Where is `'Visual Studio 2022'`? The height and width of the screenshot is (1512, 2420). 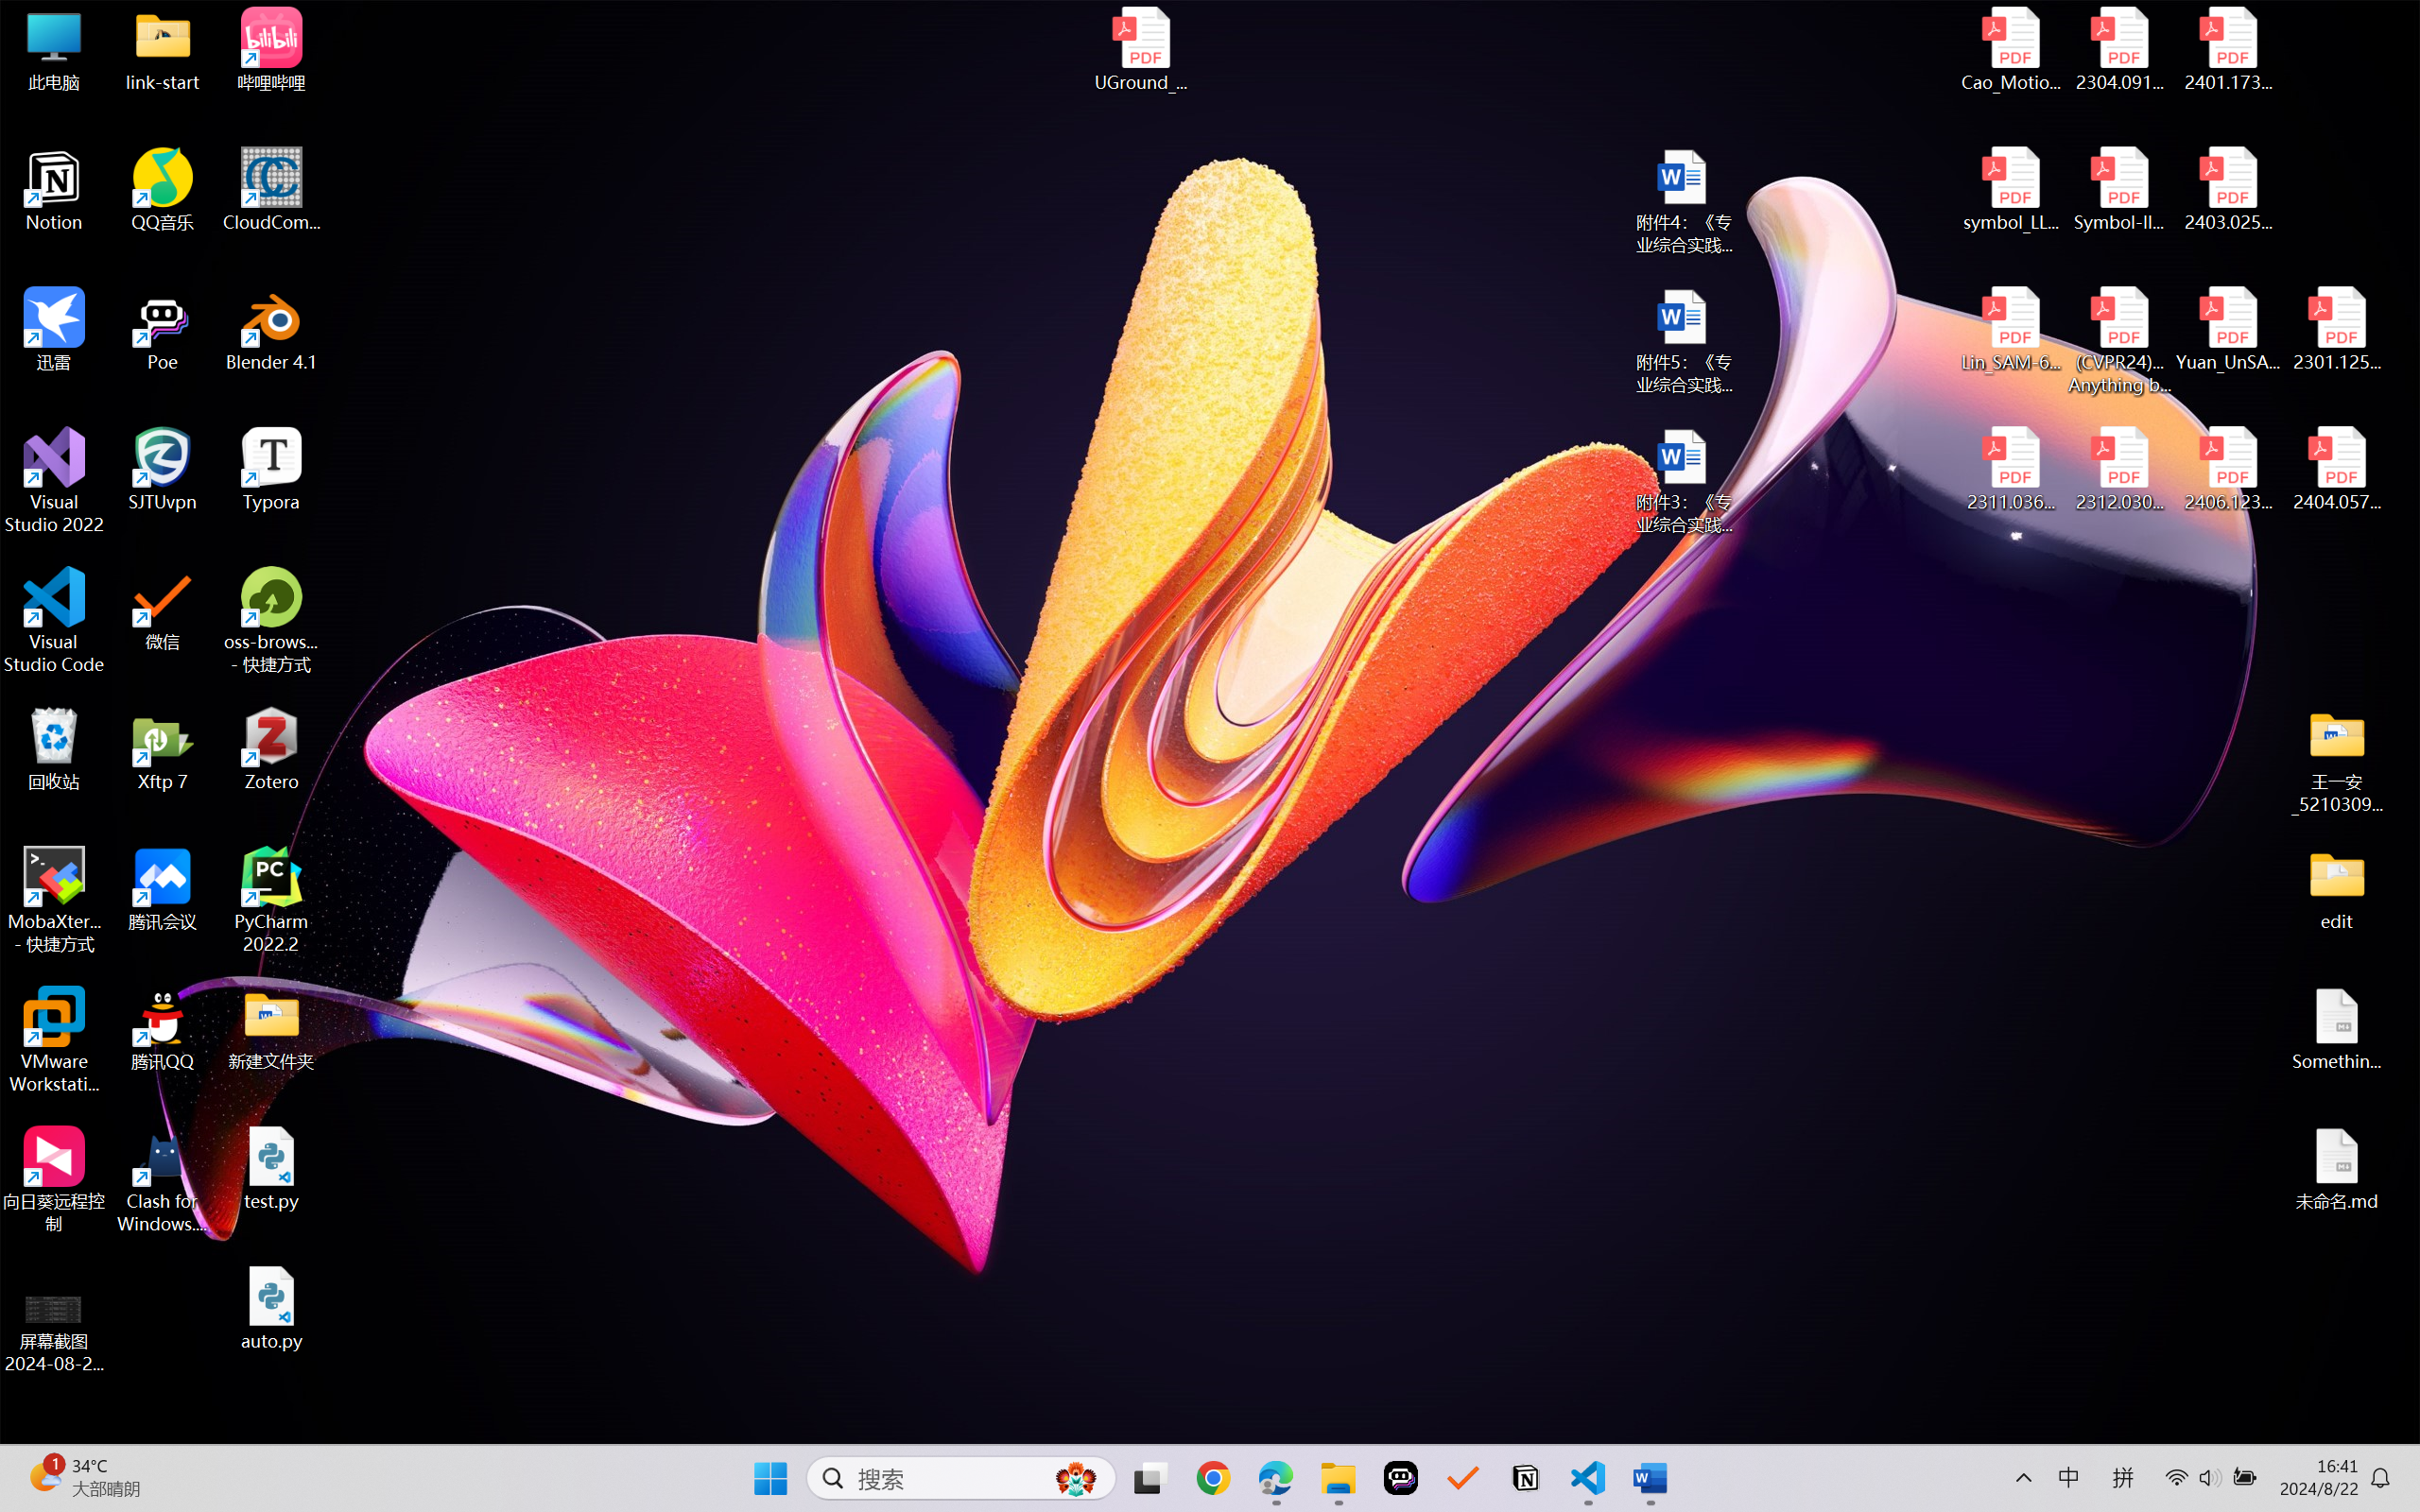 'Visual Studio 2022' is located at coordinates (53, 481).